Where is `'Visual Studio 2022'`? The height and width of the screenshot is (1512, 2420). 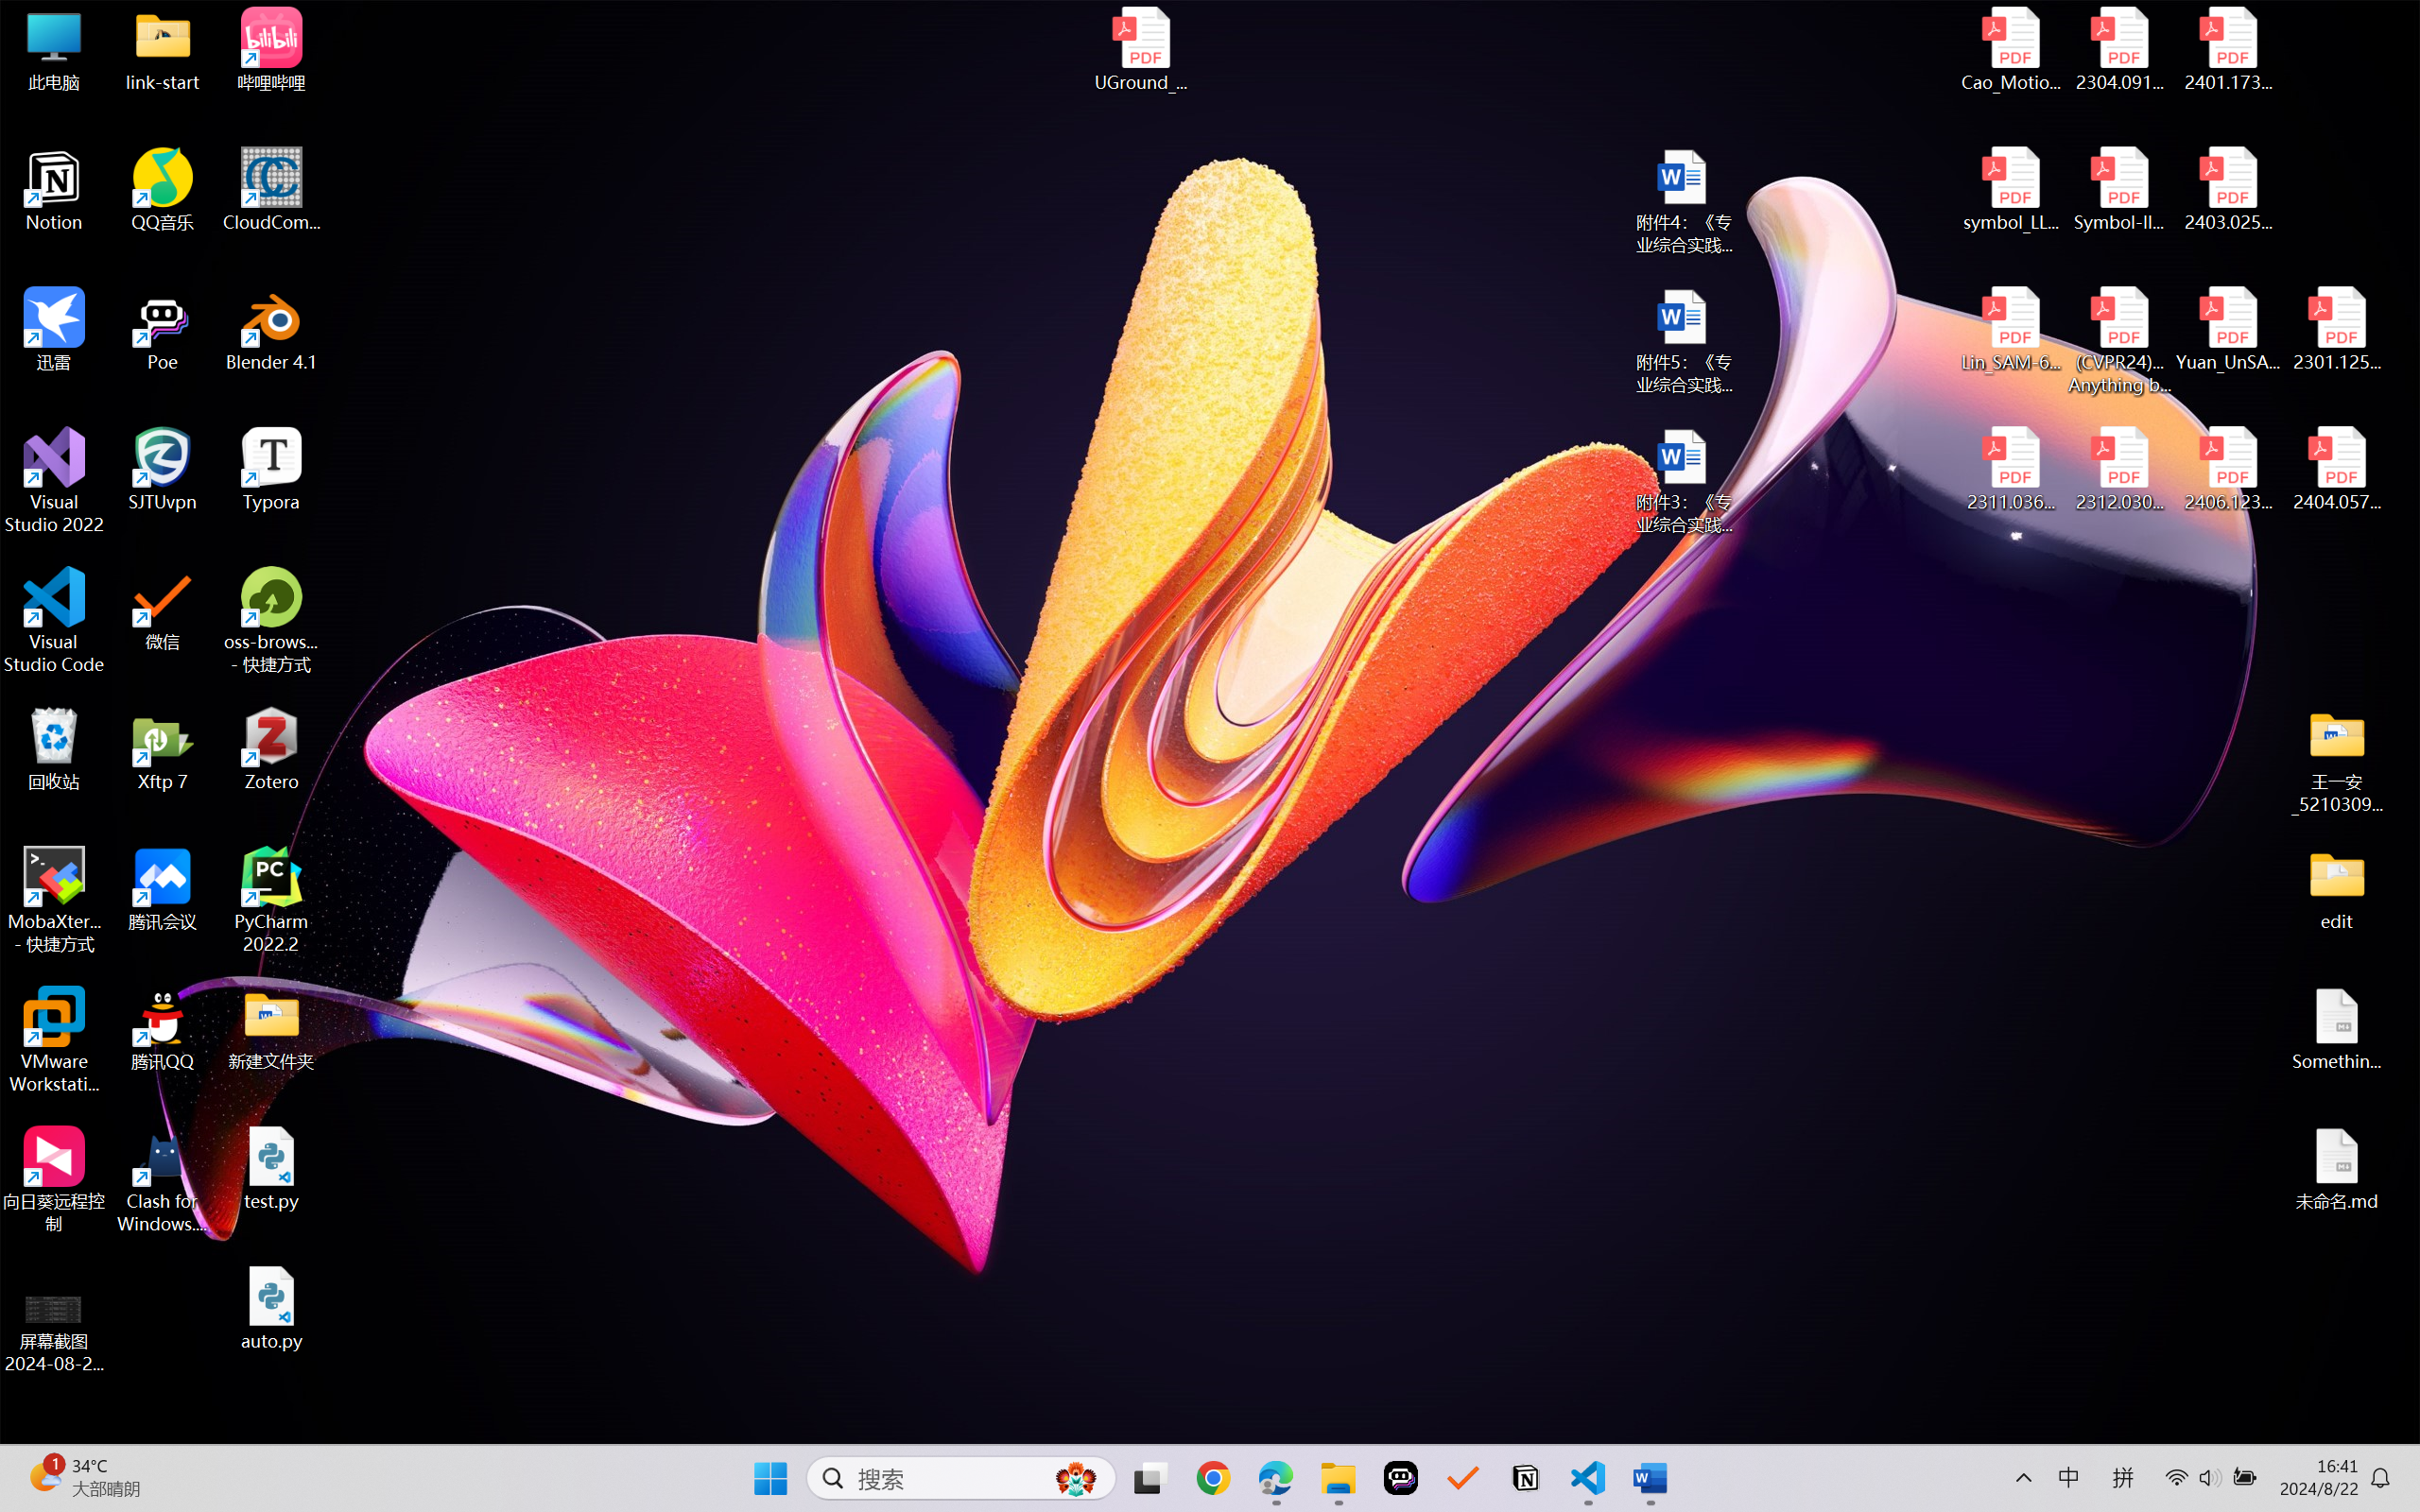 'Visual Studio 2022' is located at coordinates (53, 481).